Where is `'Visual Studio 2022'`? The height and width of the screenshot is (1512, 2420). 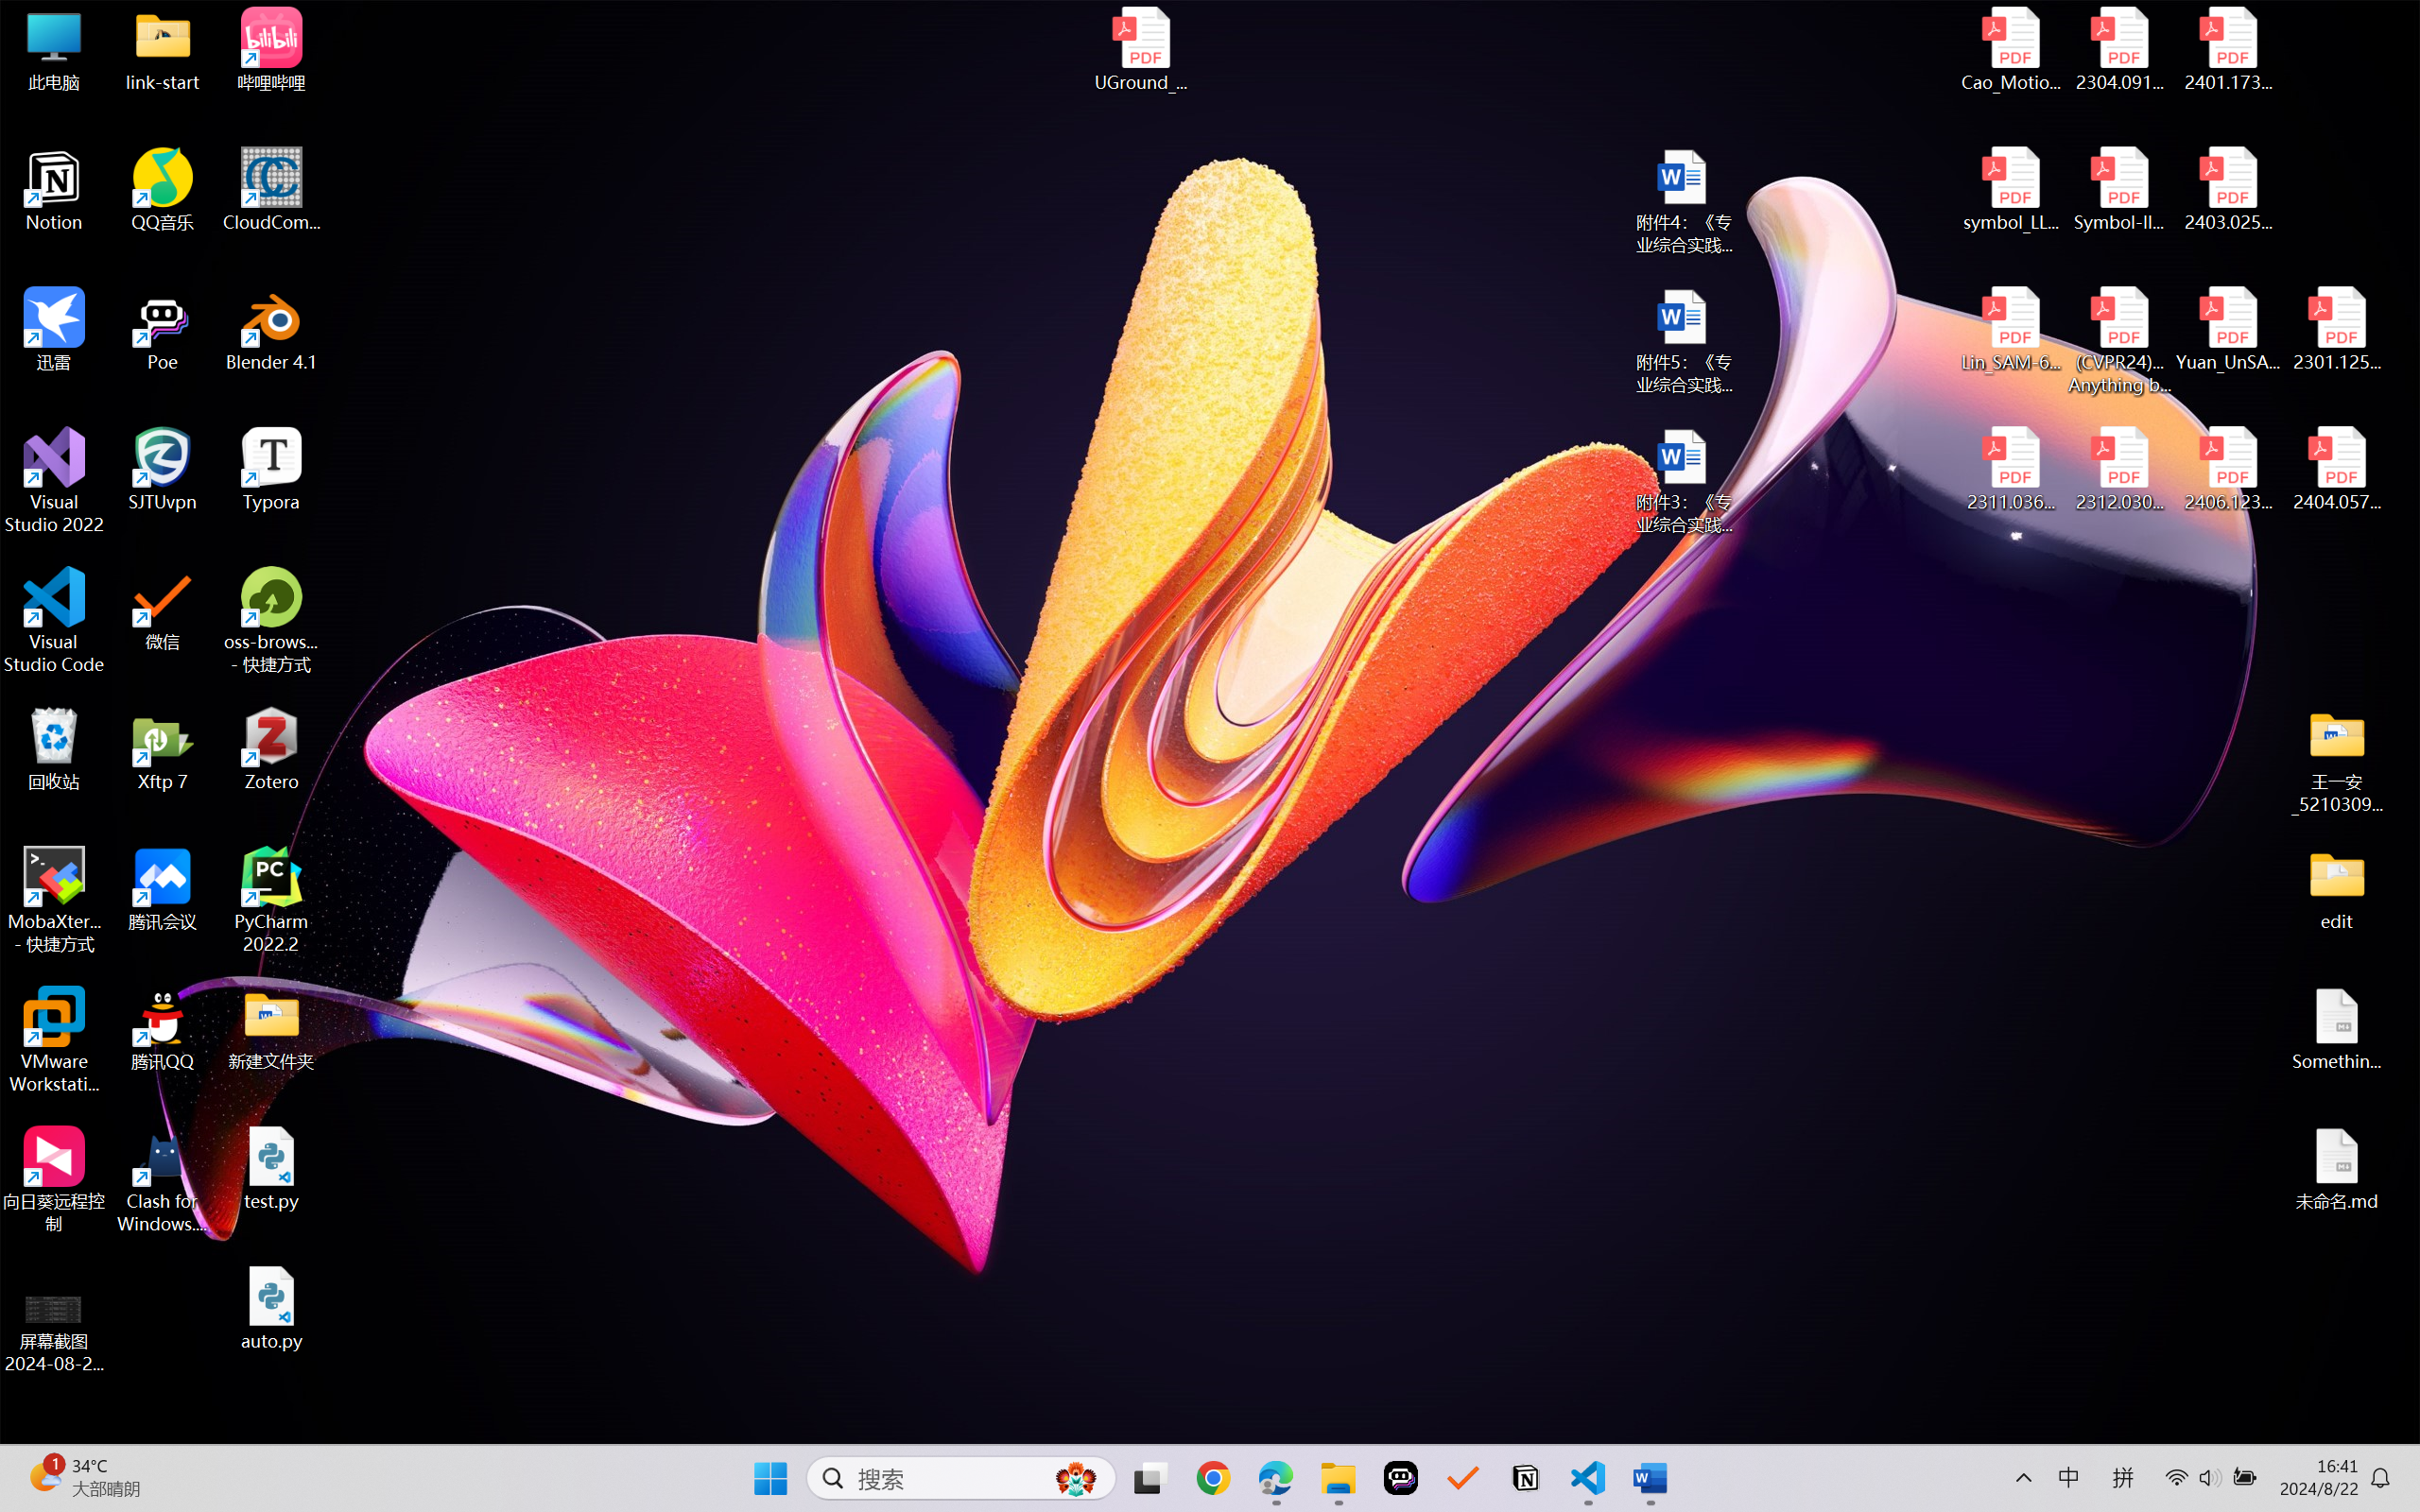 'Visual Studio 2022' is located at coordinates (53, 481).